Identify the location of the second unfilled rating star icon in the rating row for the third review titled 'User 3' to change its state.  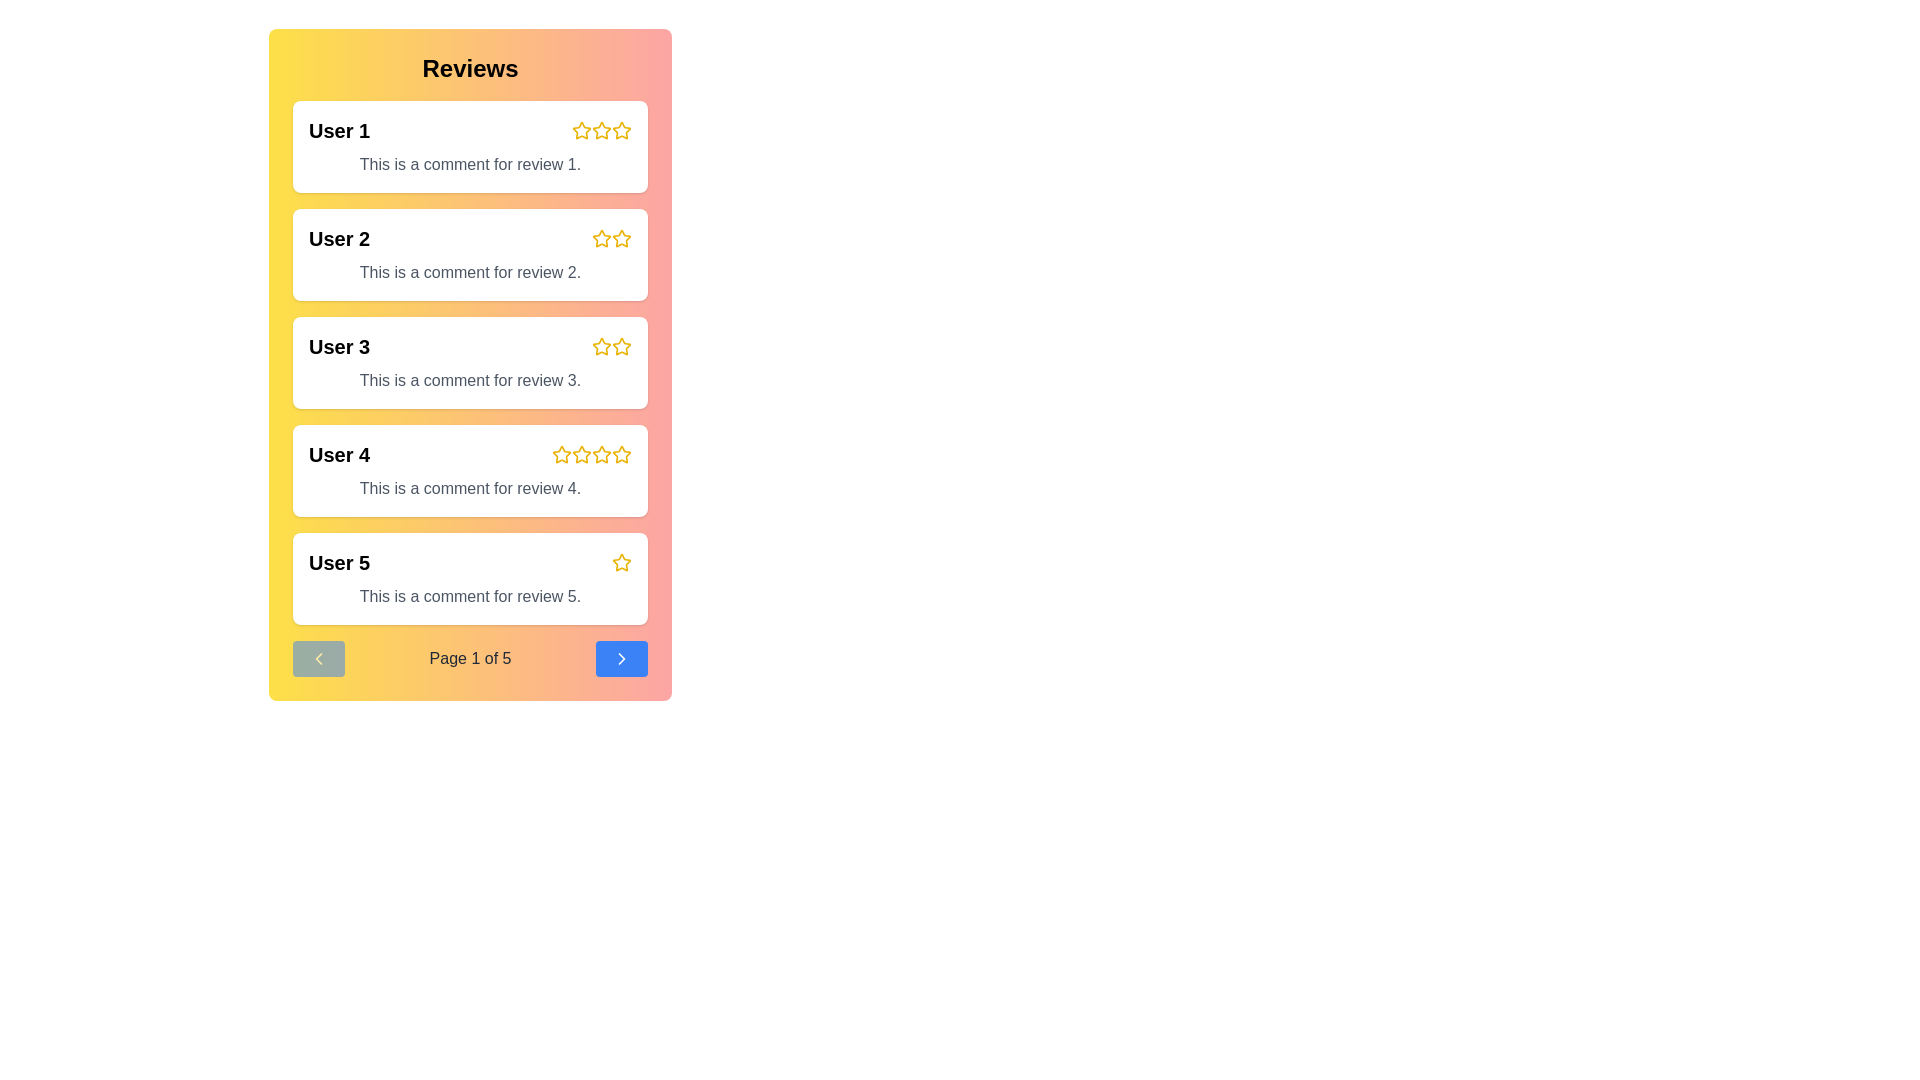
(621, 346).